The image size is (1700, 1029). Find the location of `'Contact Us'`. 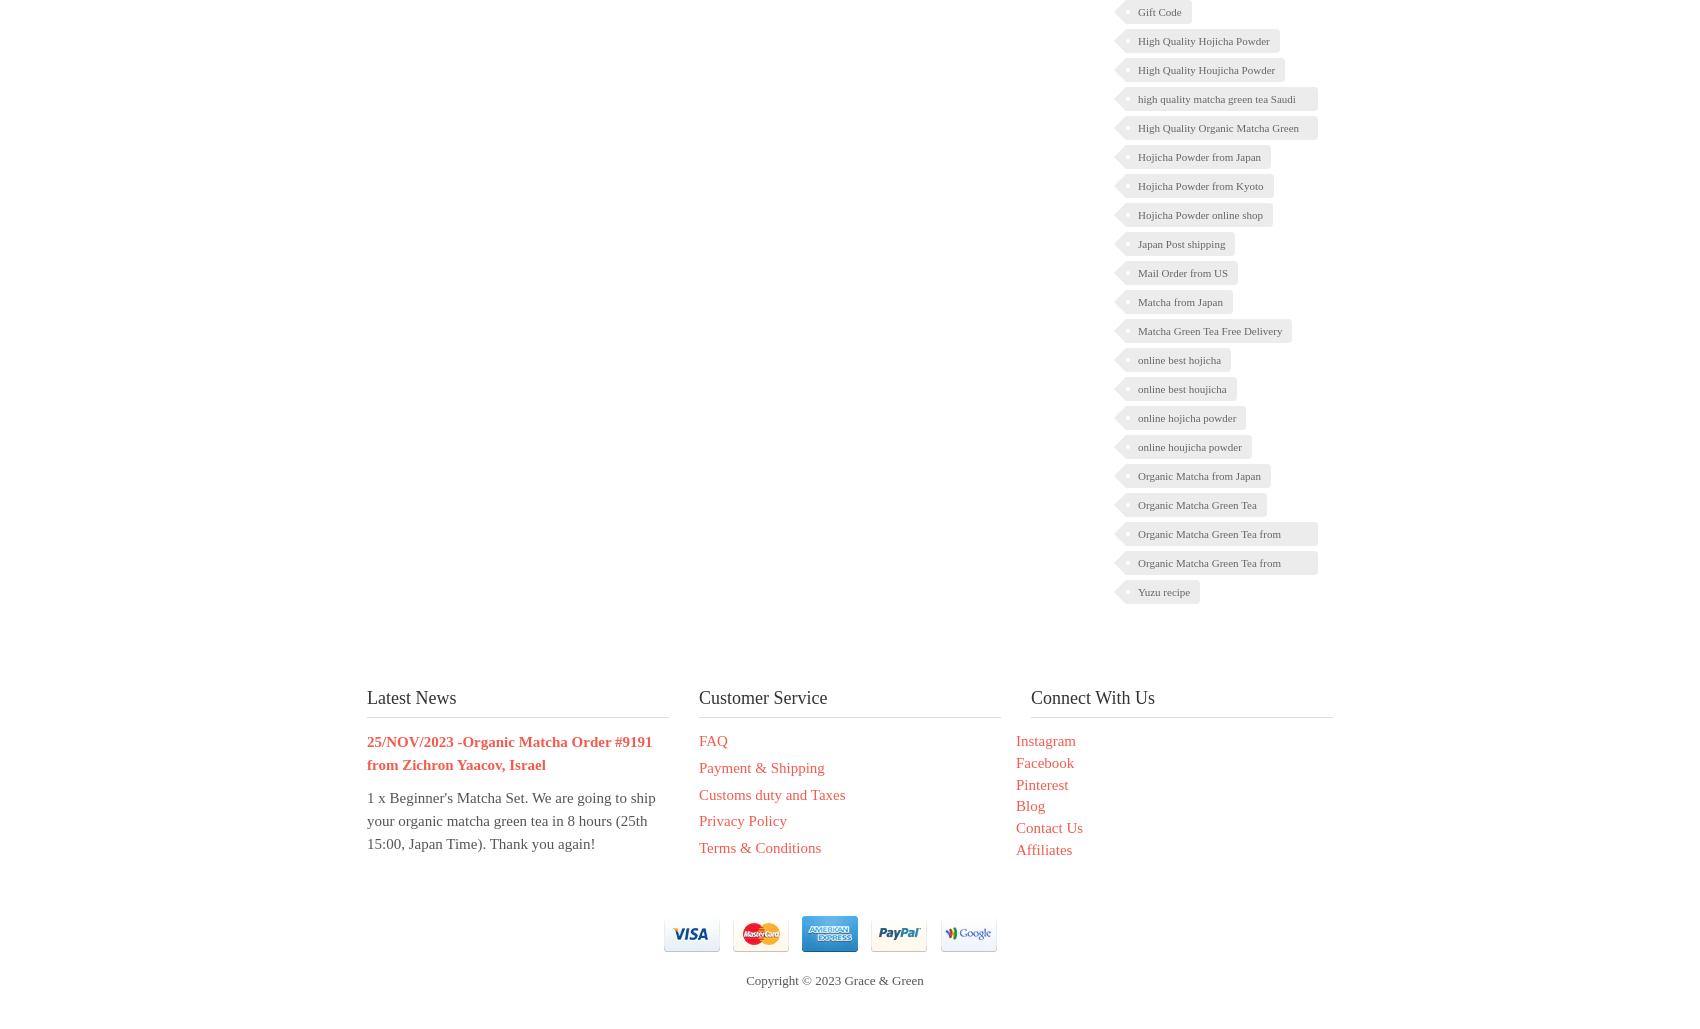

'Contact Us' is located at coordinates (1048, 827).